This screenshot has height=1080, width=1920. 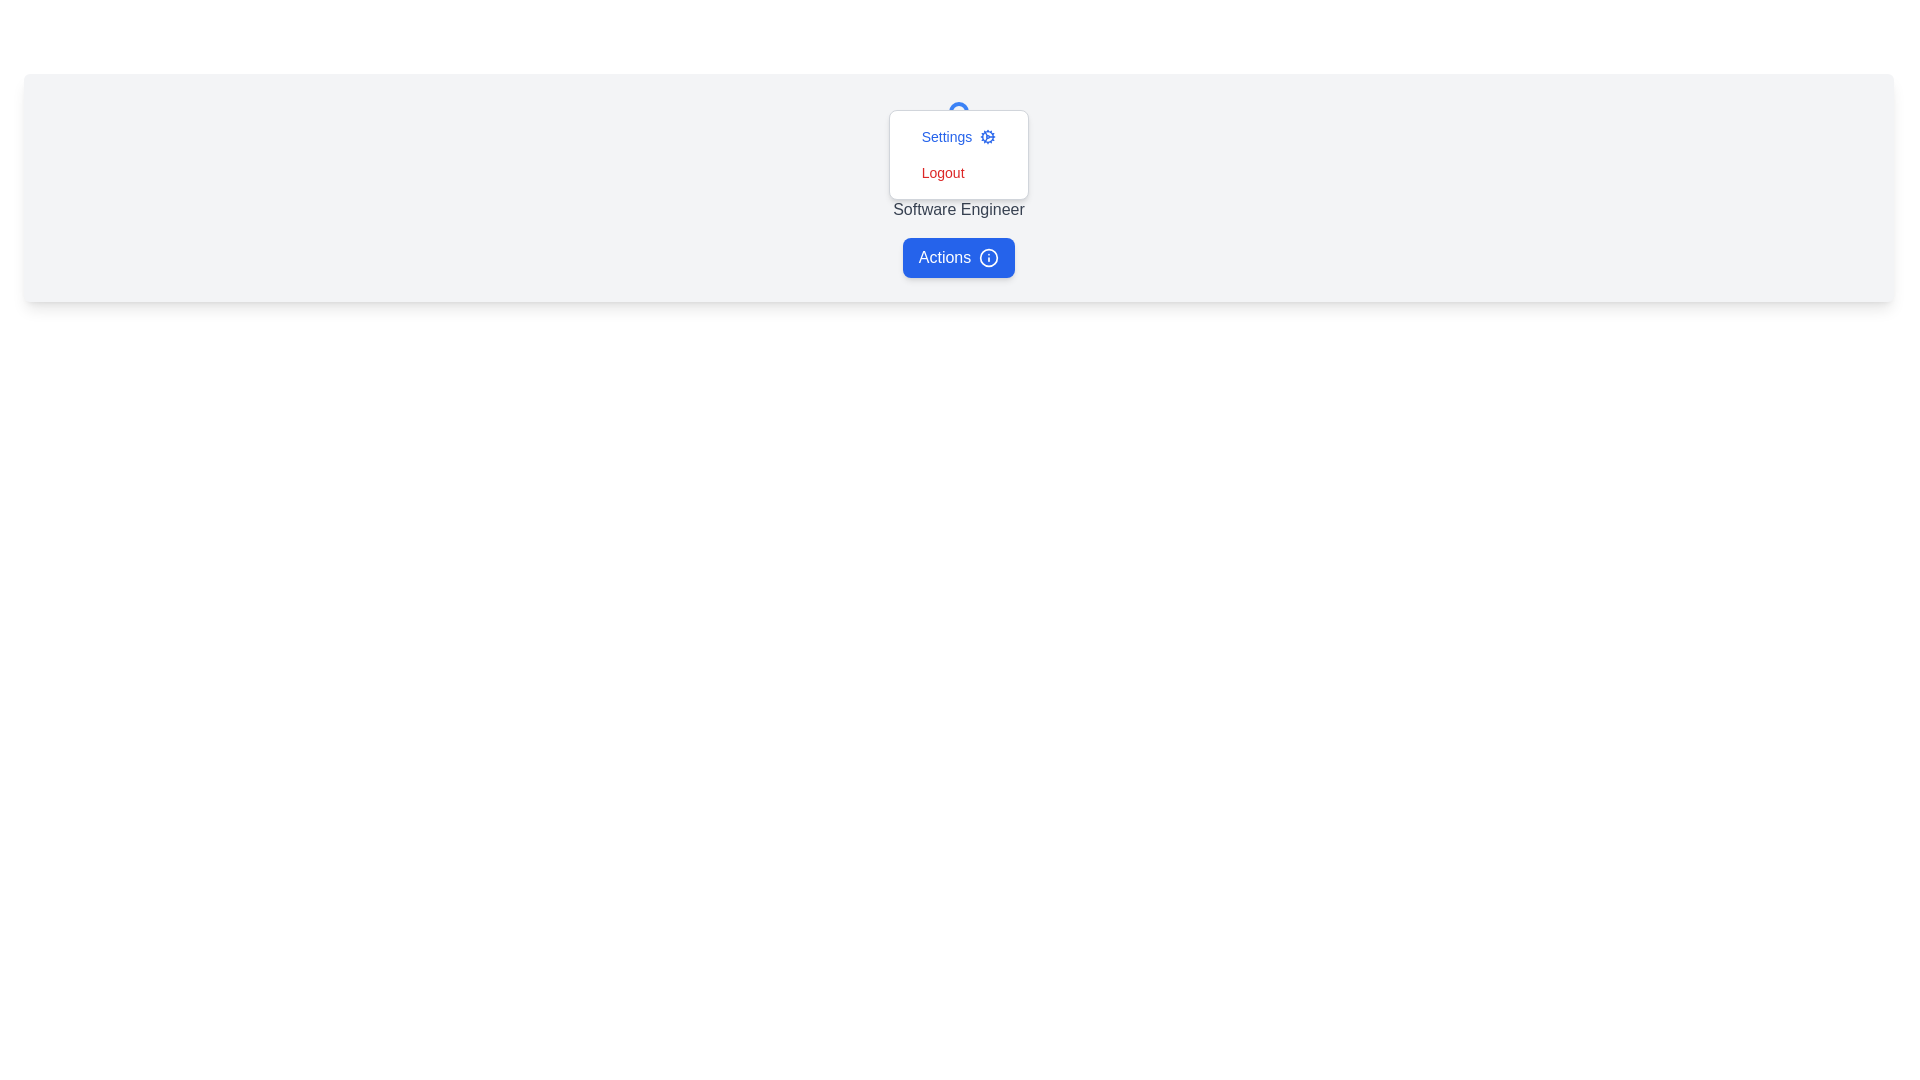 I want to click on the logout button, which is the second option in the dropdown menu located below the 'Settings' option, to change its text color, so click(x=958, y=172).